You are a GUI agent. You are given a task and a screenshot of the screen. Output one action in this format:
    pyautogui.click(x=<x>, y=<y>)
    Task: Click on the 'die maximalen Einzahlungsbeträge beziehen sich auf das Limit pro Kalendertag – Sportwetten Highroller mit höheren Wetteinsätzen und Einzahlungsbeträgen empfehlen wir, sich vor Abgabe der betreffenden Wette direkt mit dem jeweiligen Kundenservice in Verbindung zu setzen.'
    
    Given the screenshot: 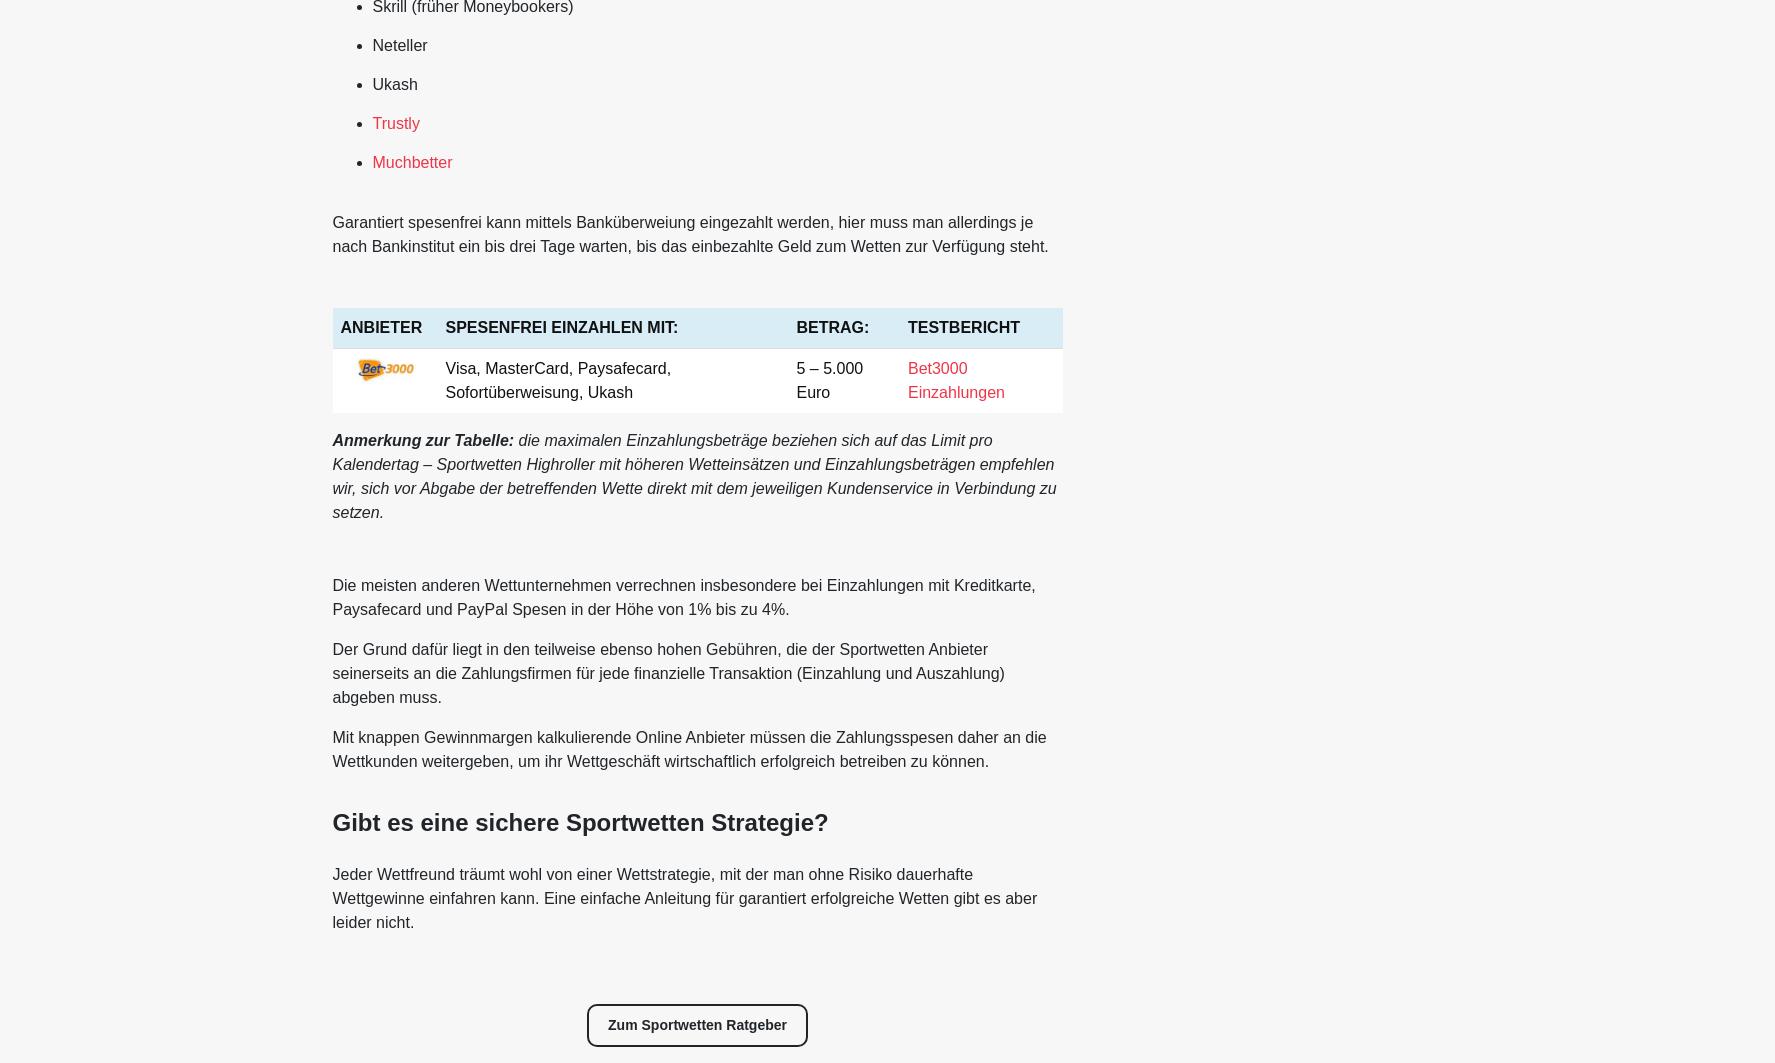 What is the action you would take?
    pyautogui.click(x=693, y=475)
    